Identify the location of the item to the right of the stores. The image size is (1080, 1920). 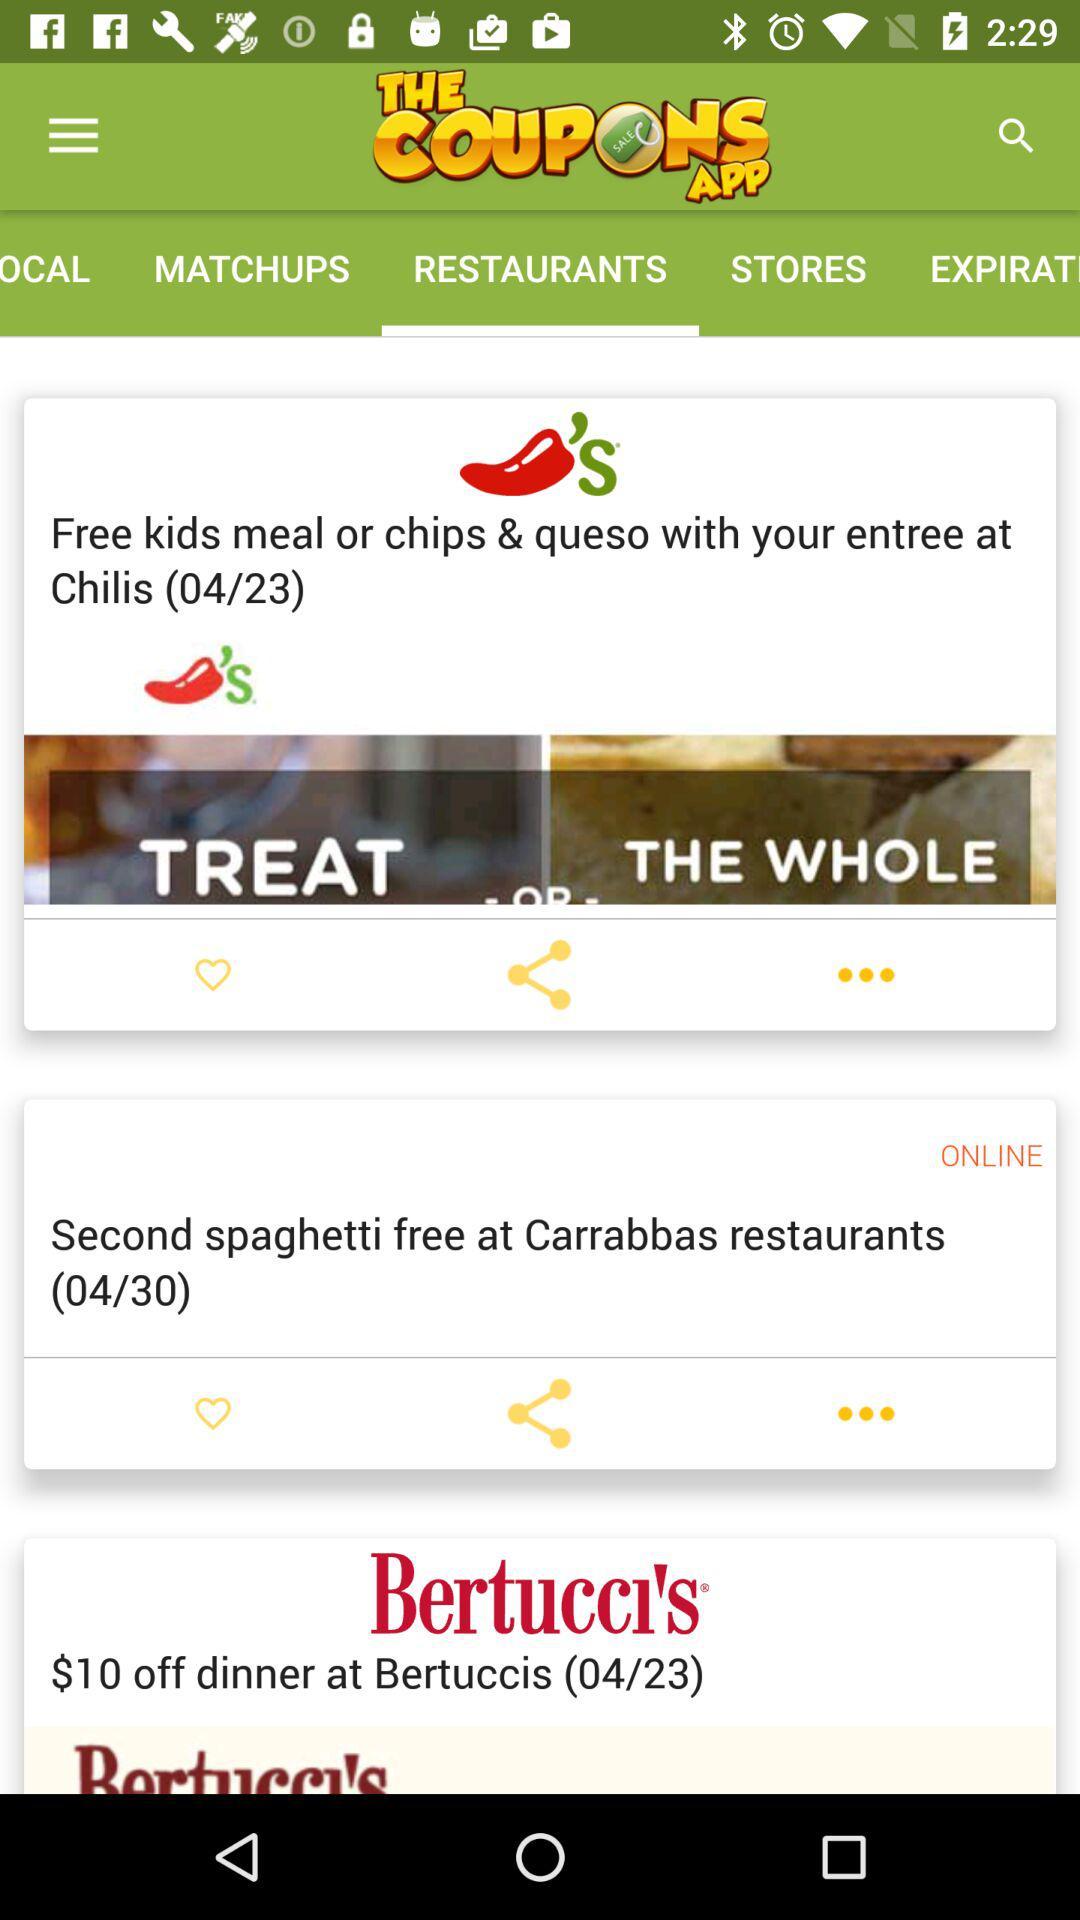
(1017, 135).